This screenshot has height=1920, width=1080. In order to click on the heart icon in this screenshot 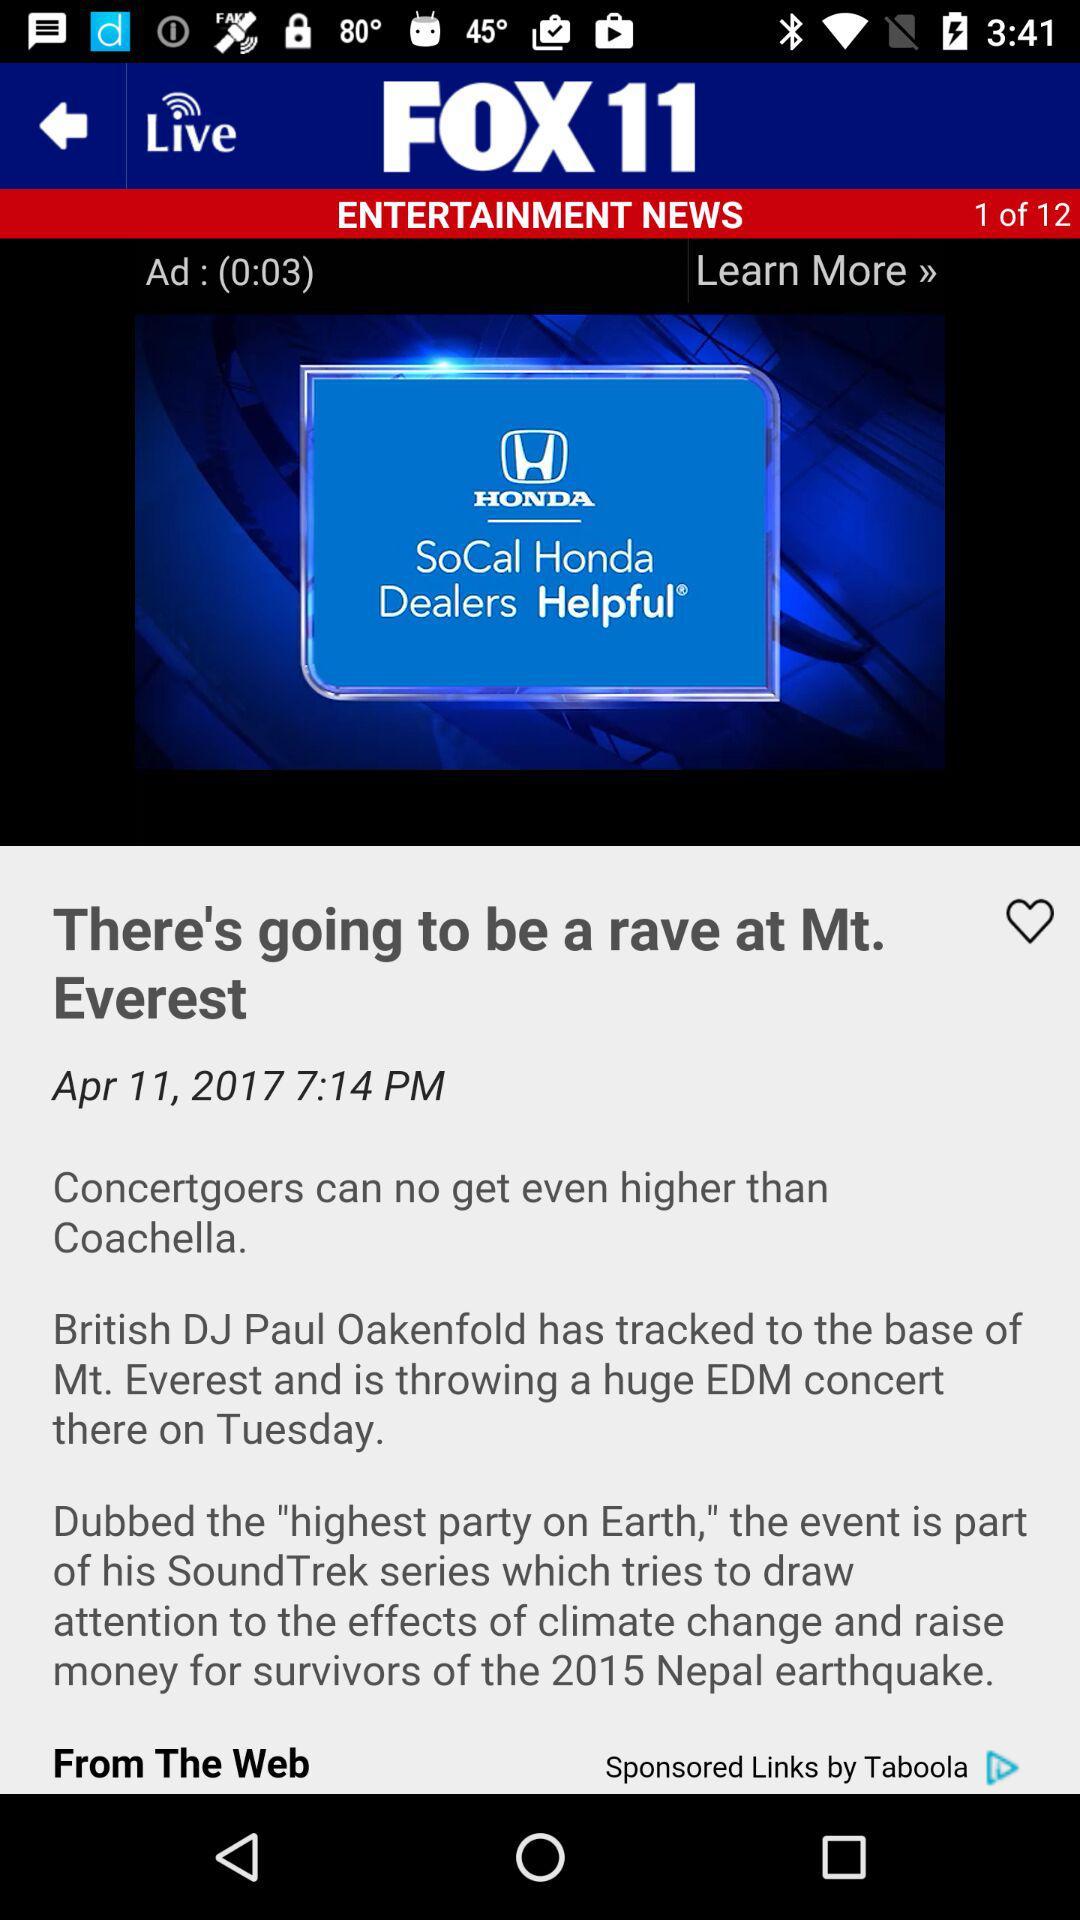, I will do `click(1017, 920)`.